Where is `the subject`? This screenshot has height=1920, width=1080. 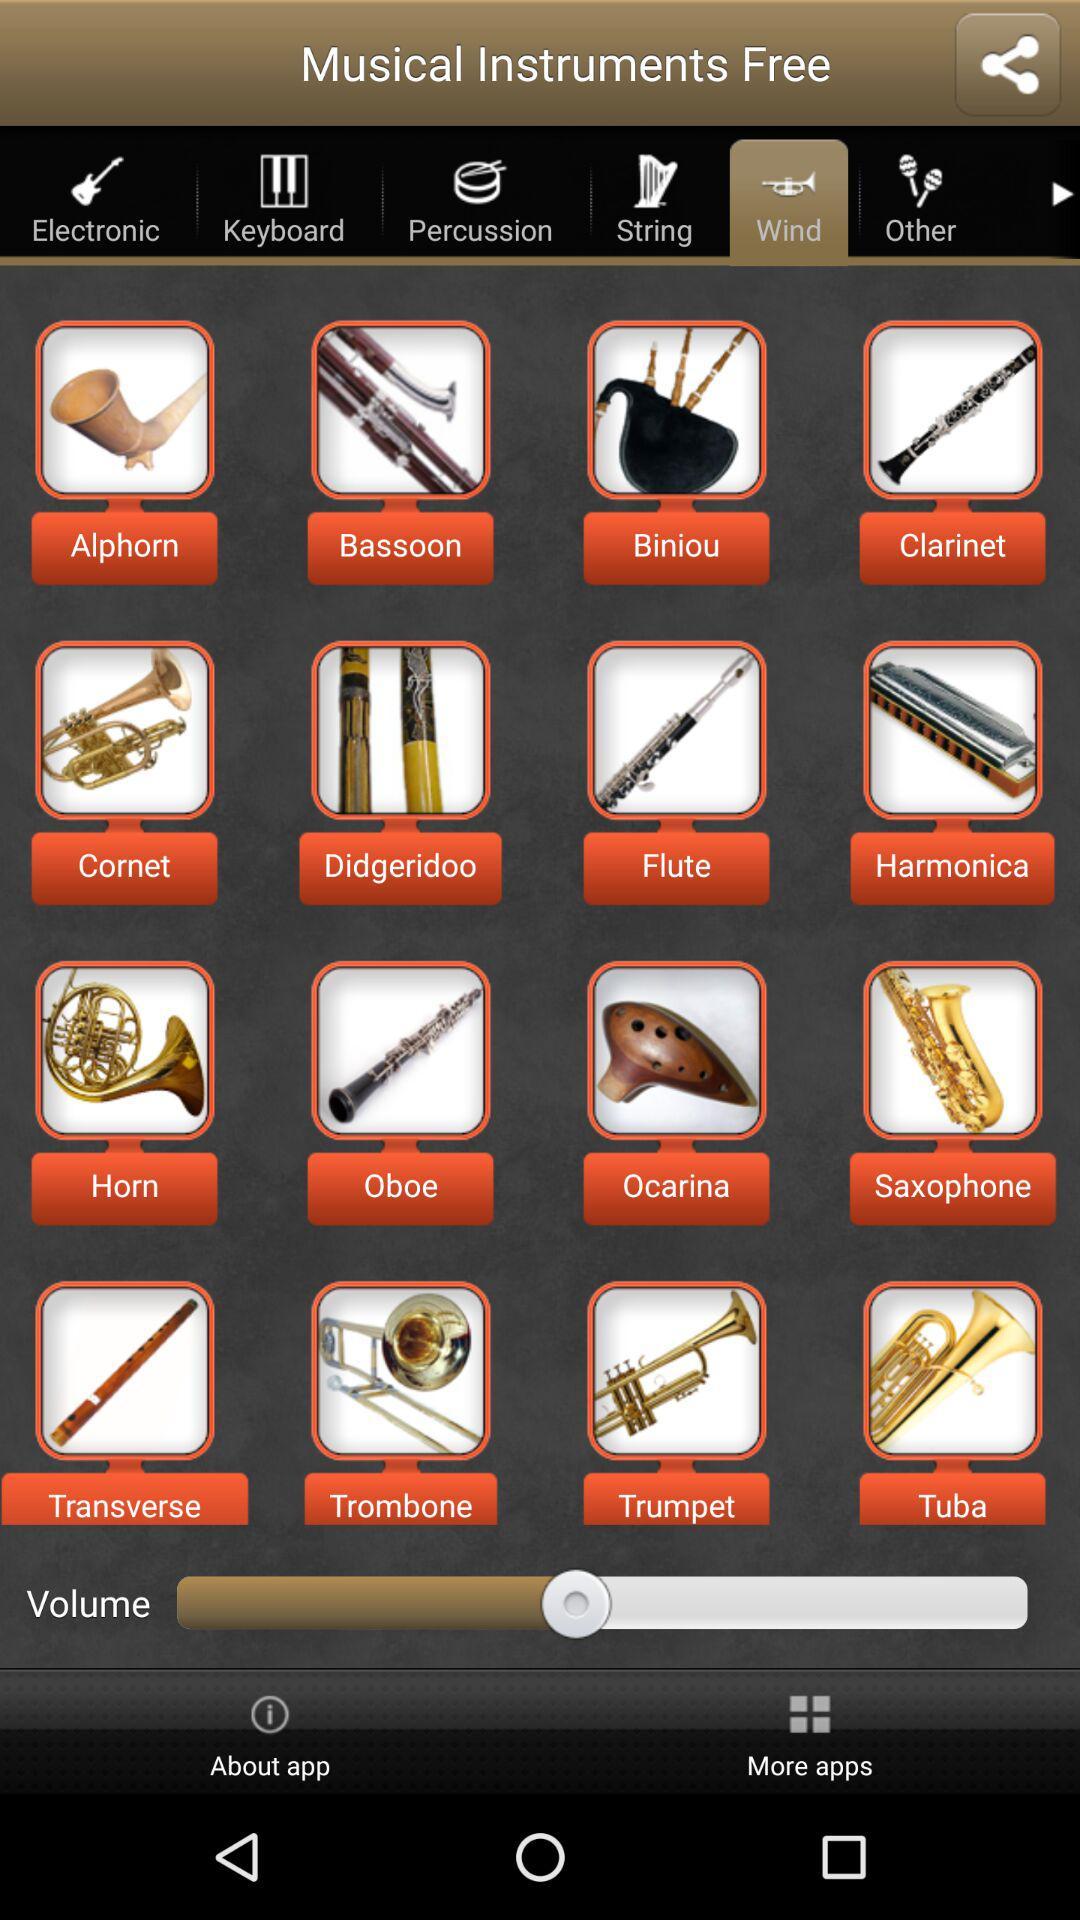
the subject is located at coordinates (951, 1369).